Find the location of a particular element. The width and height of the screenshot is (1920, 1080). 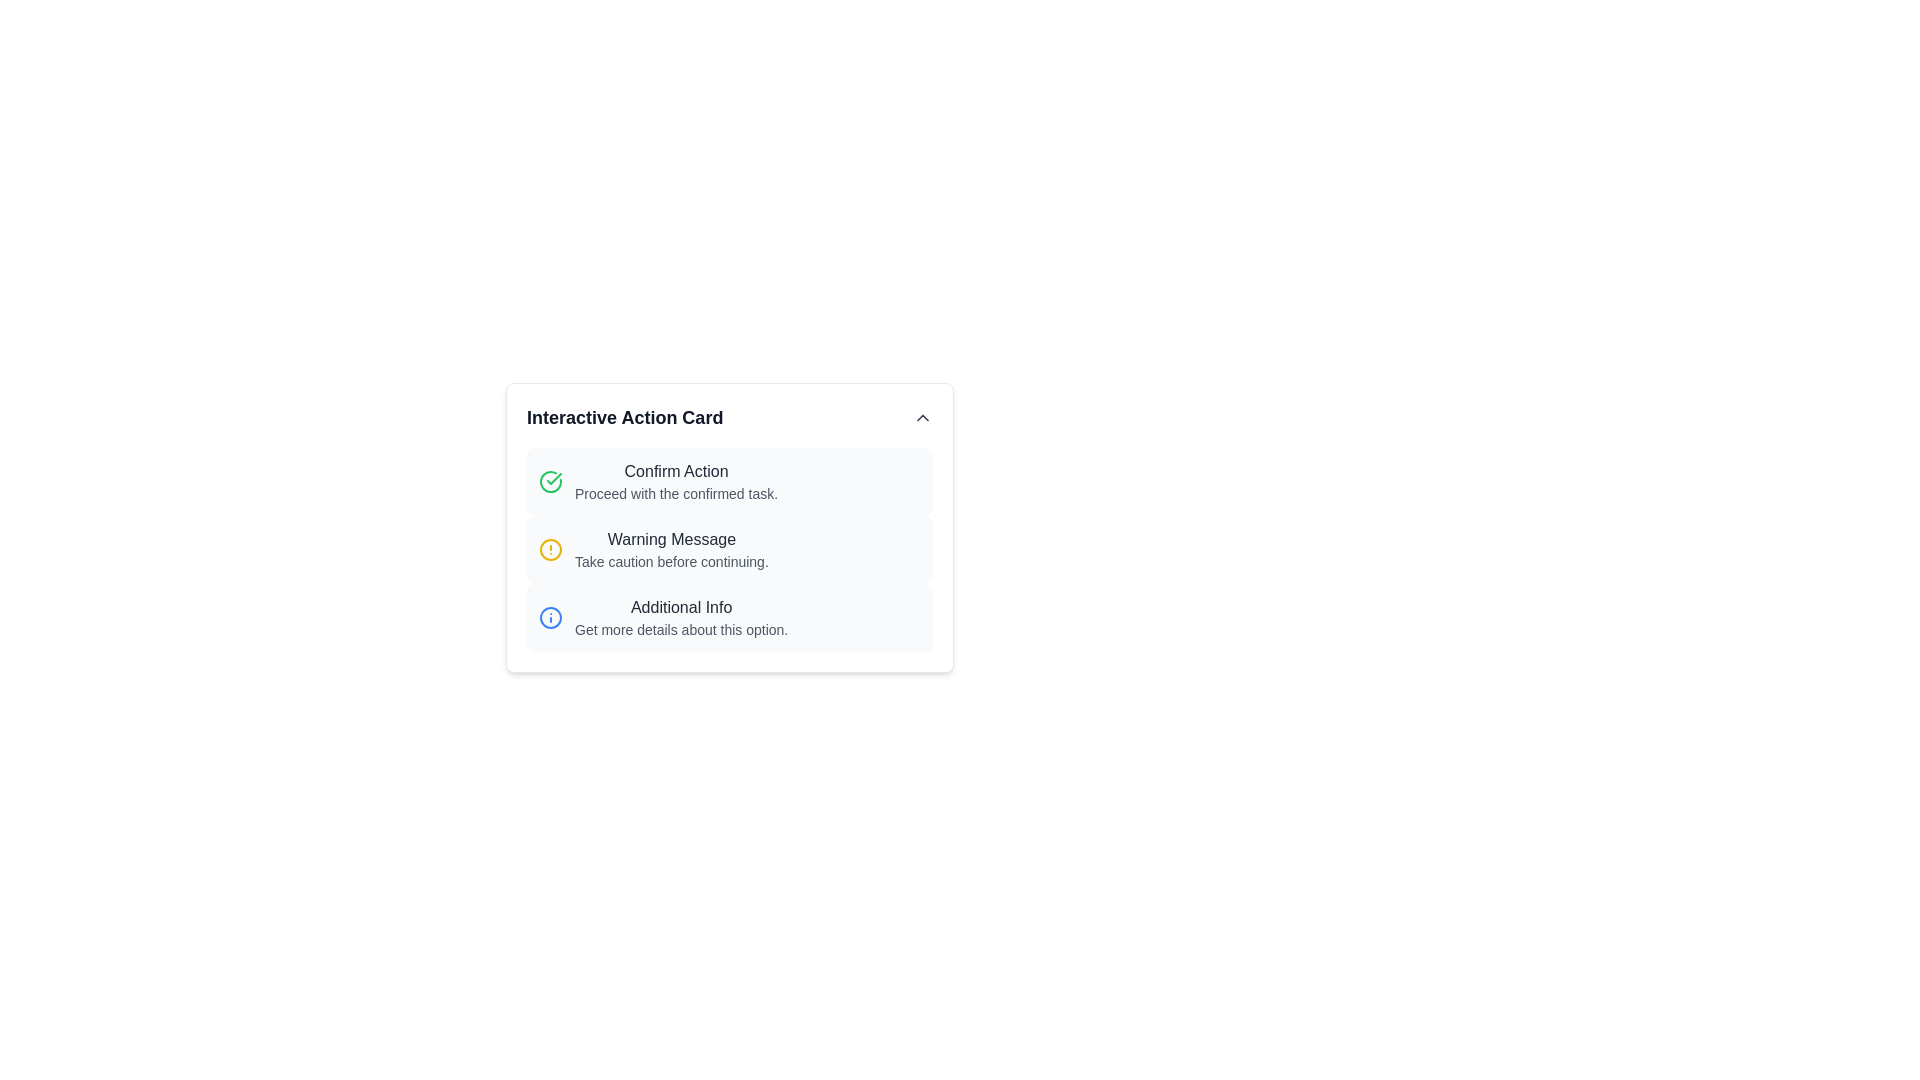

the 'Confirm Action' text label, which is styled in dark gray on a light background and positioned at the top of an informational card is located at coordinates (676, 471).